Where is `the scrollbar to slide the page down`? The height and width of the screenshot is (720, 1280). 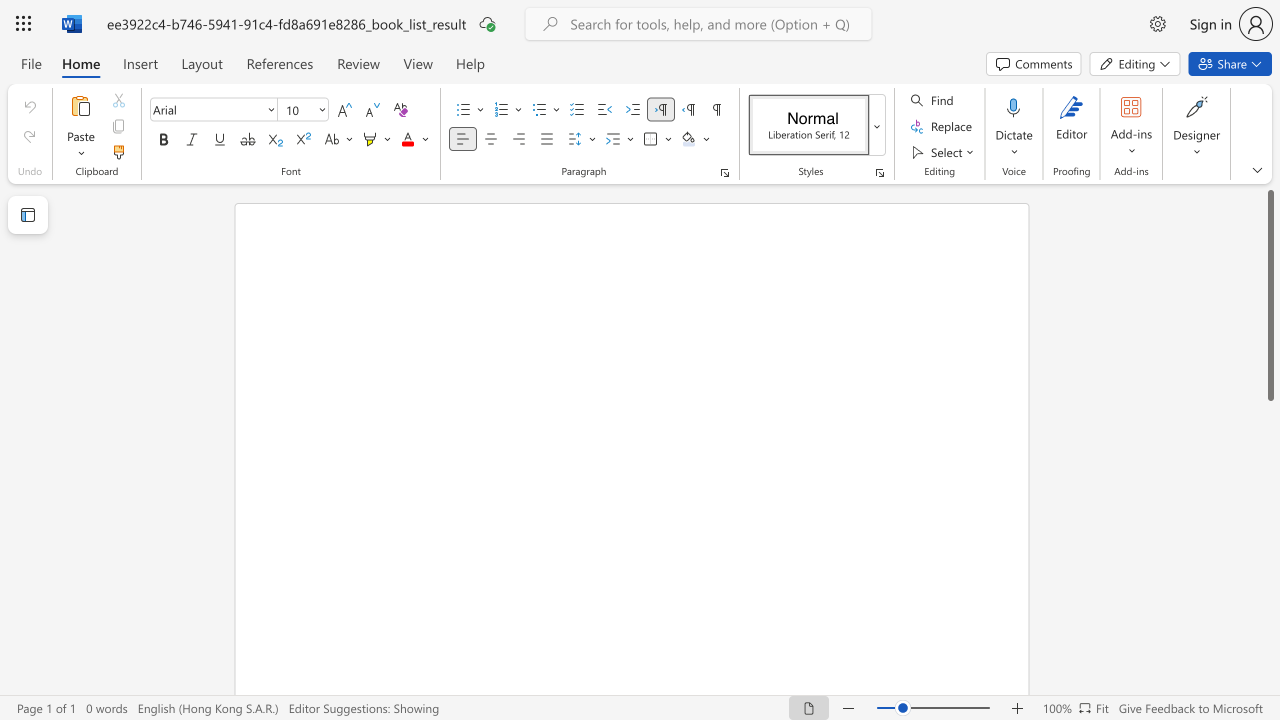 the scrollbar to slide the page down is located at coordinates (1269, 618).